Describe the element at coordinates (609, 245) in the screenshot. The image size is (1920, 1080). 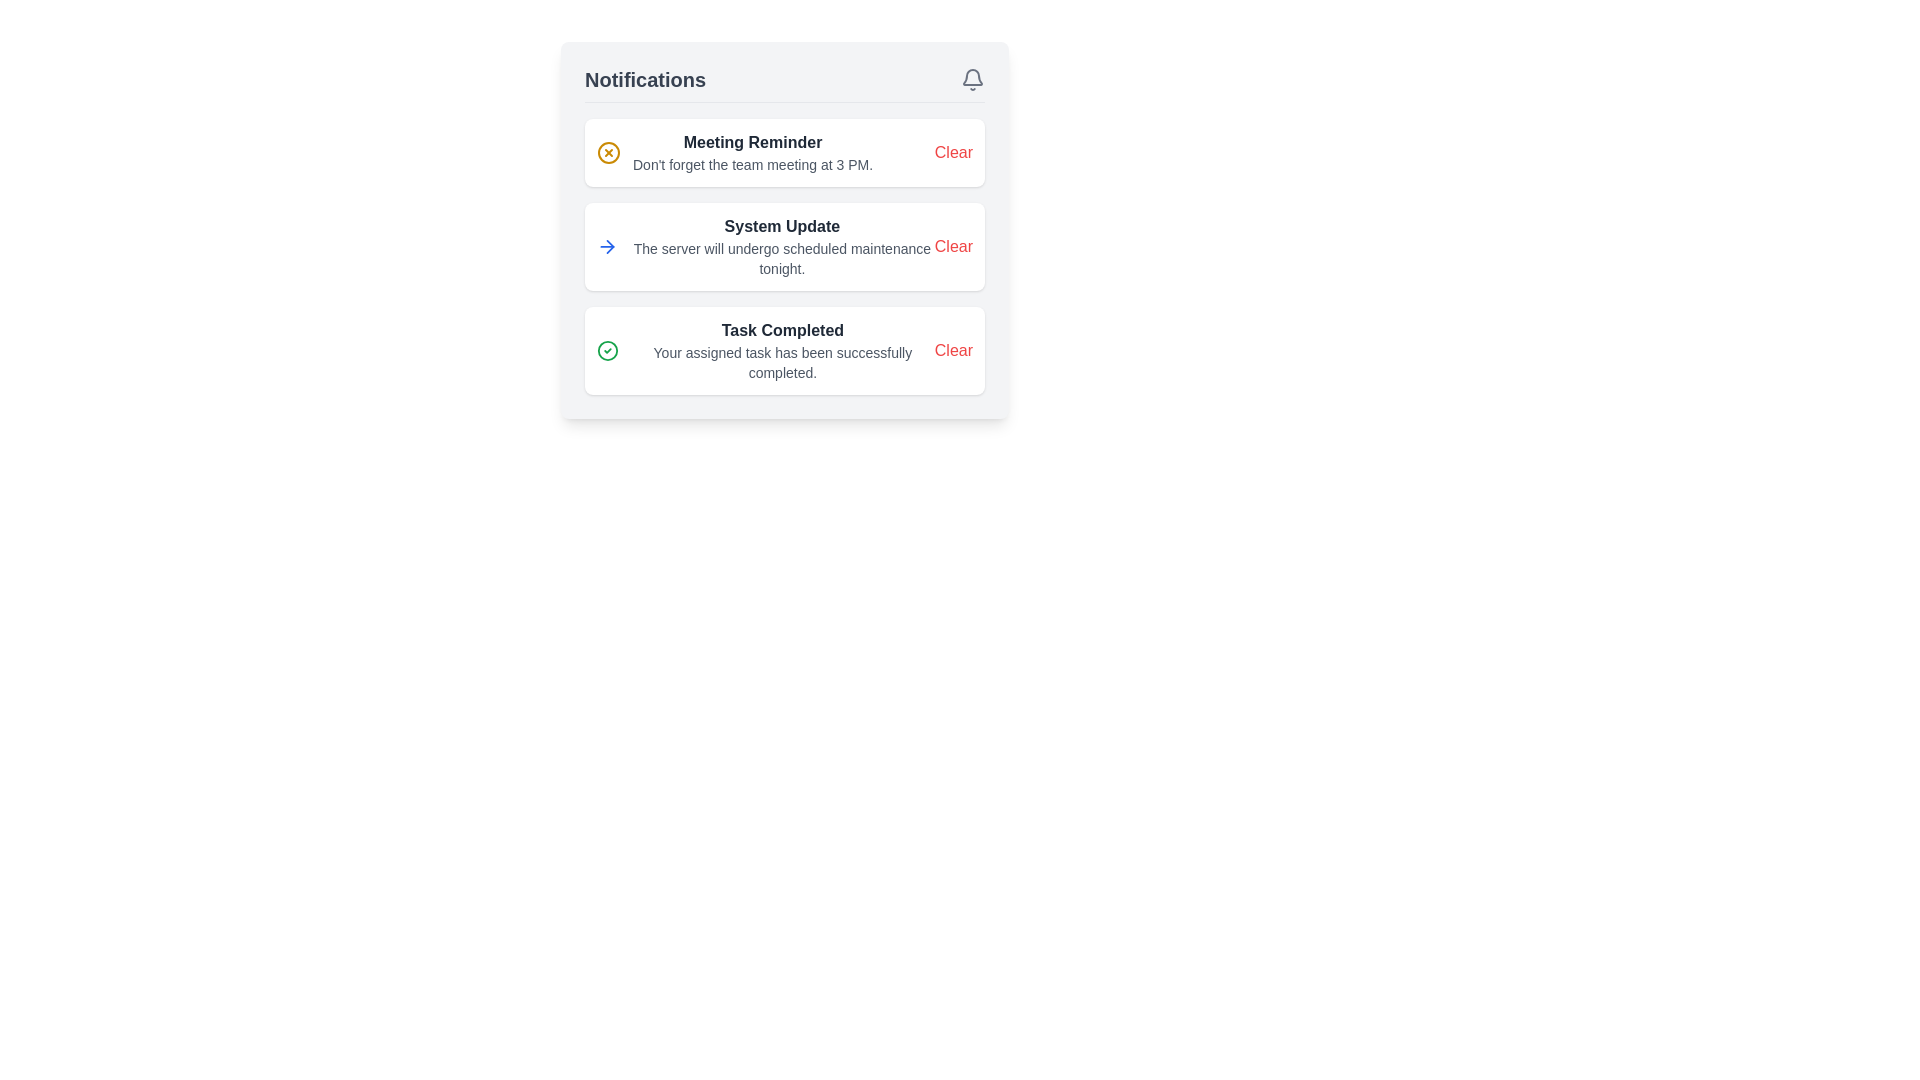
I see `the blue arrow symbol pointing right located in the upper-right corner of the 'System Update' notification card` at that location.